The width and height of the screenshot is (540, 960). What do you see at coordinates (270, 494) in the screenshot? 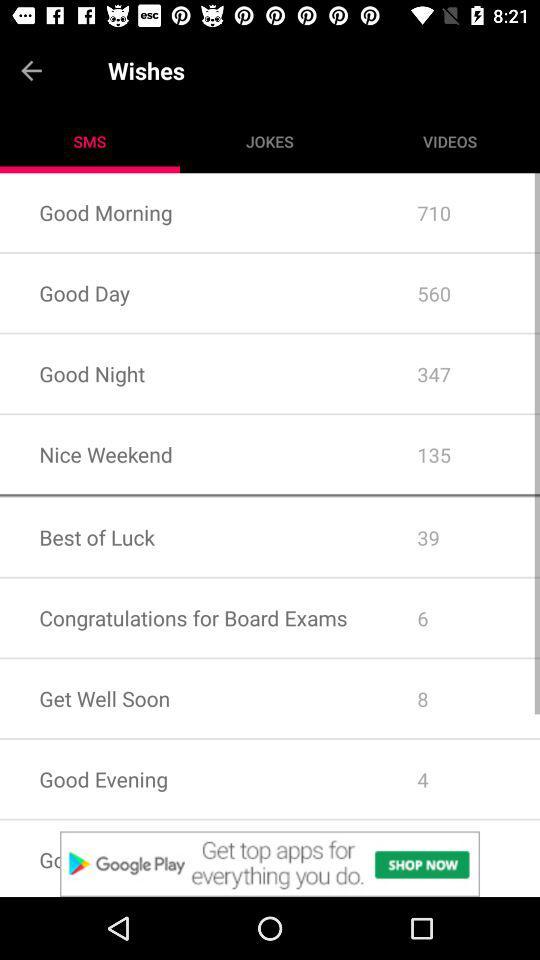
I see `item below the nice weekend app` at bounding box center [270, 494].